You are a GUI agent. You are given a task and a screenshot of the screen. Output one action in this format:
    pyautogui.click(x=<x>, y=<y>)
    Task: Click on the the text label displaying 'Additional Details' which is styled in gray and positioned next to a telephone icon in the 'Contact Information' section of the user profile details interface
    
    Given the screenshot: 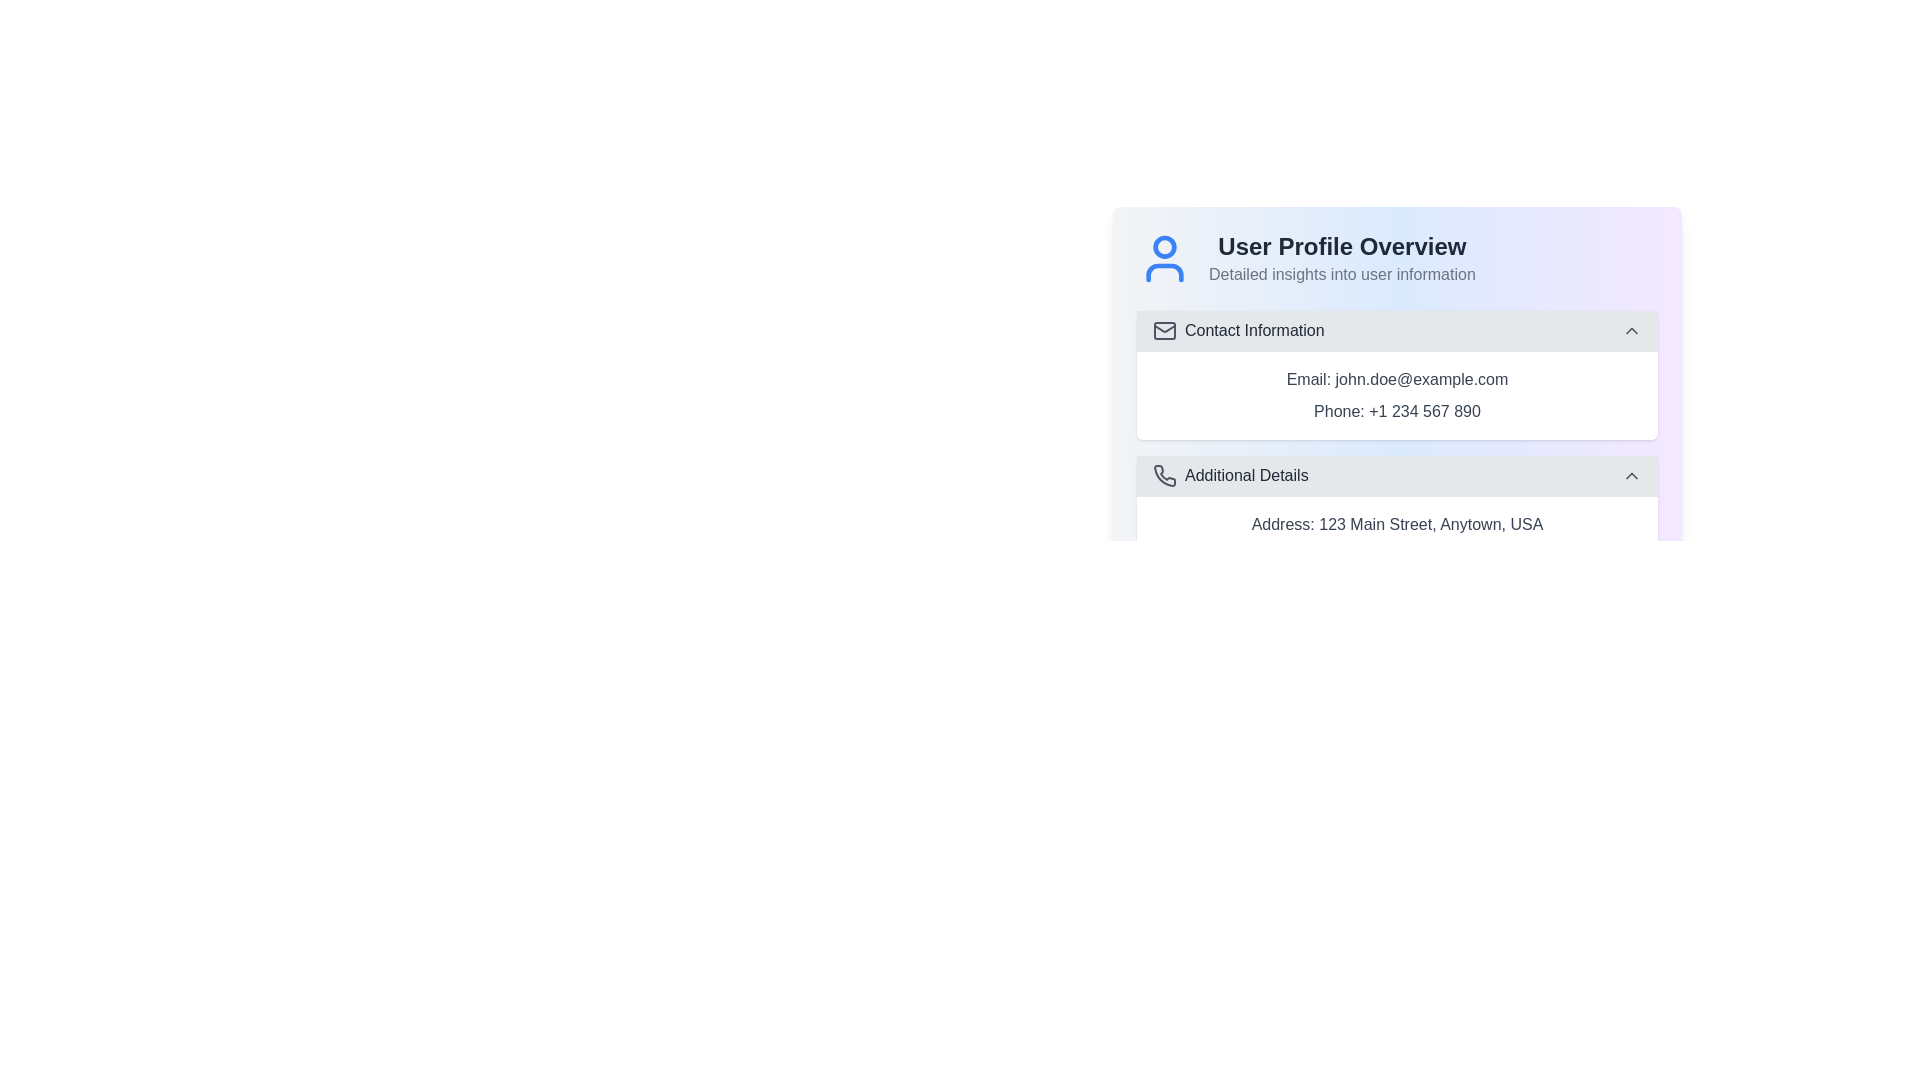 What is the action you would take?
    pyautogui.click(x=1245, y=475)
    